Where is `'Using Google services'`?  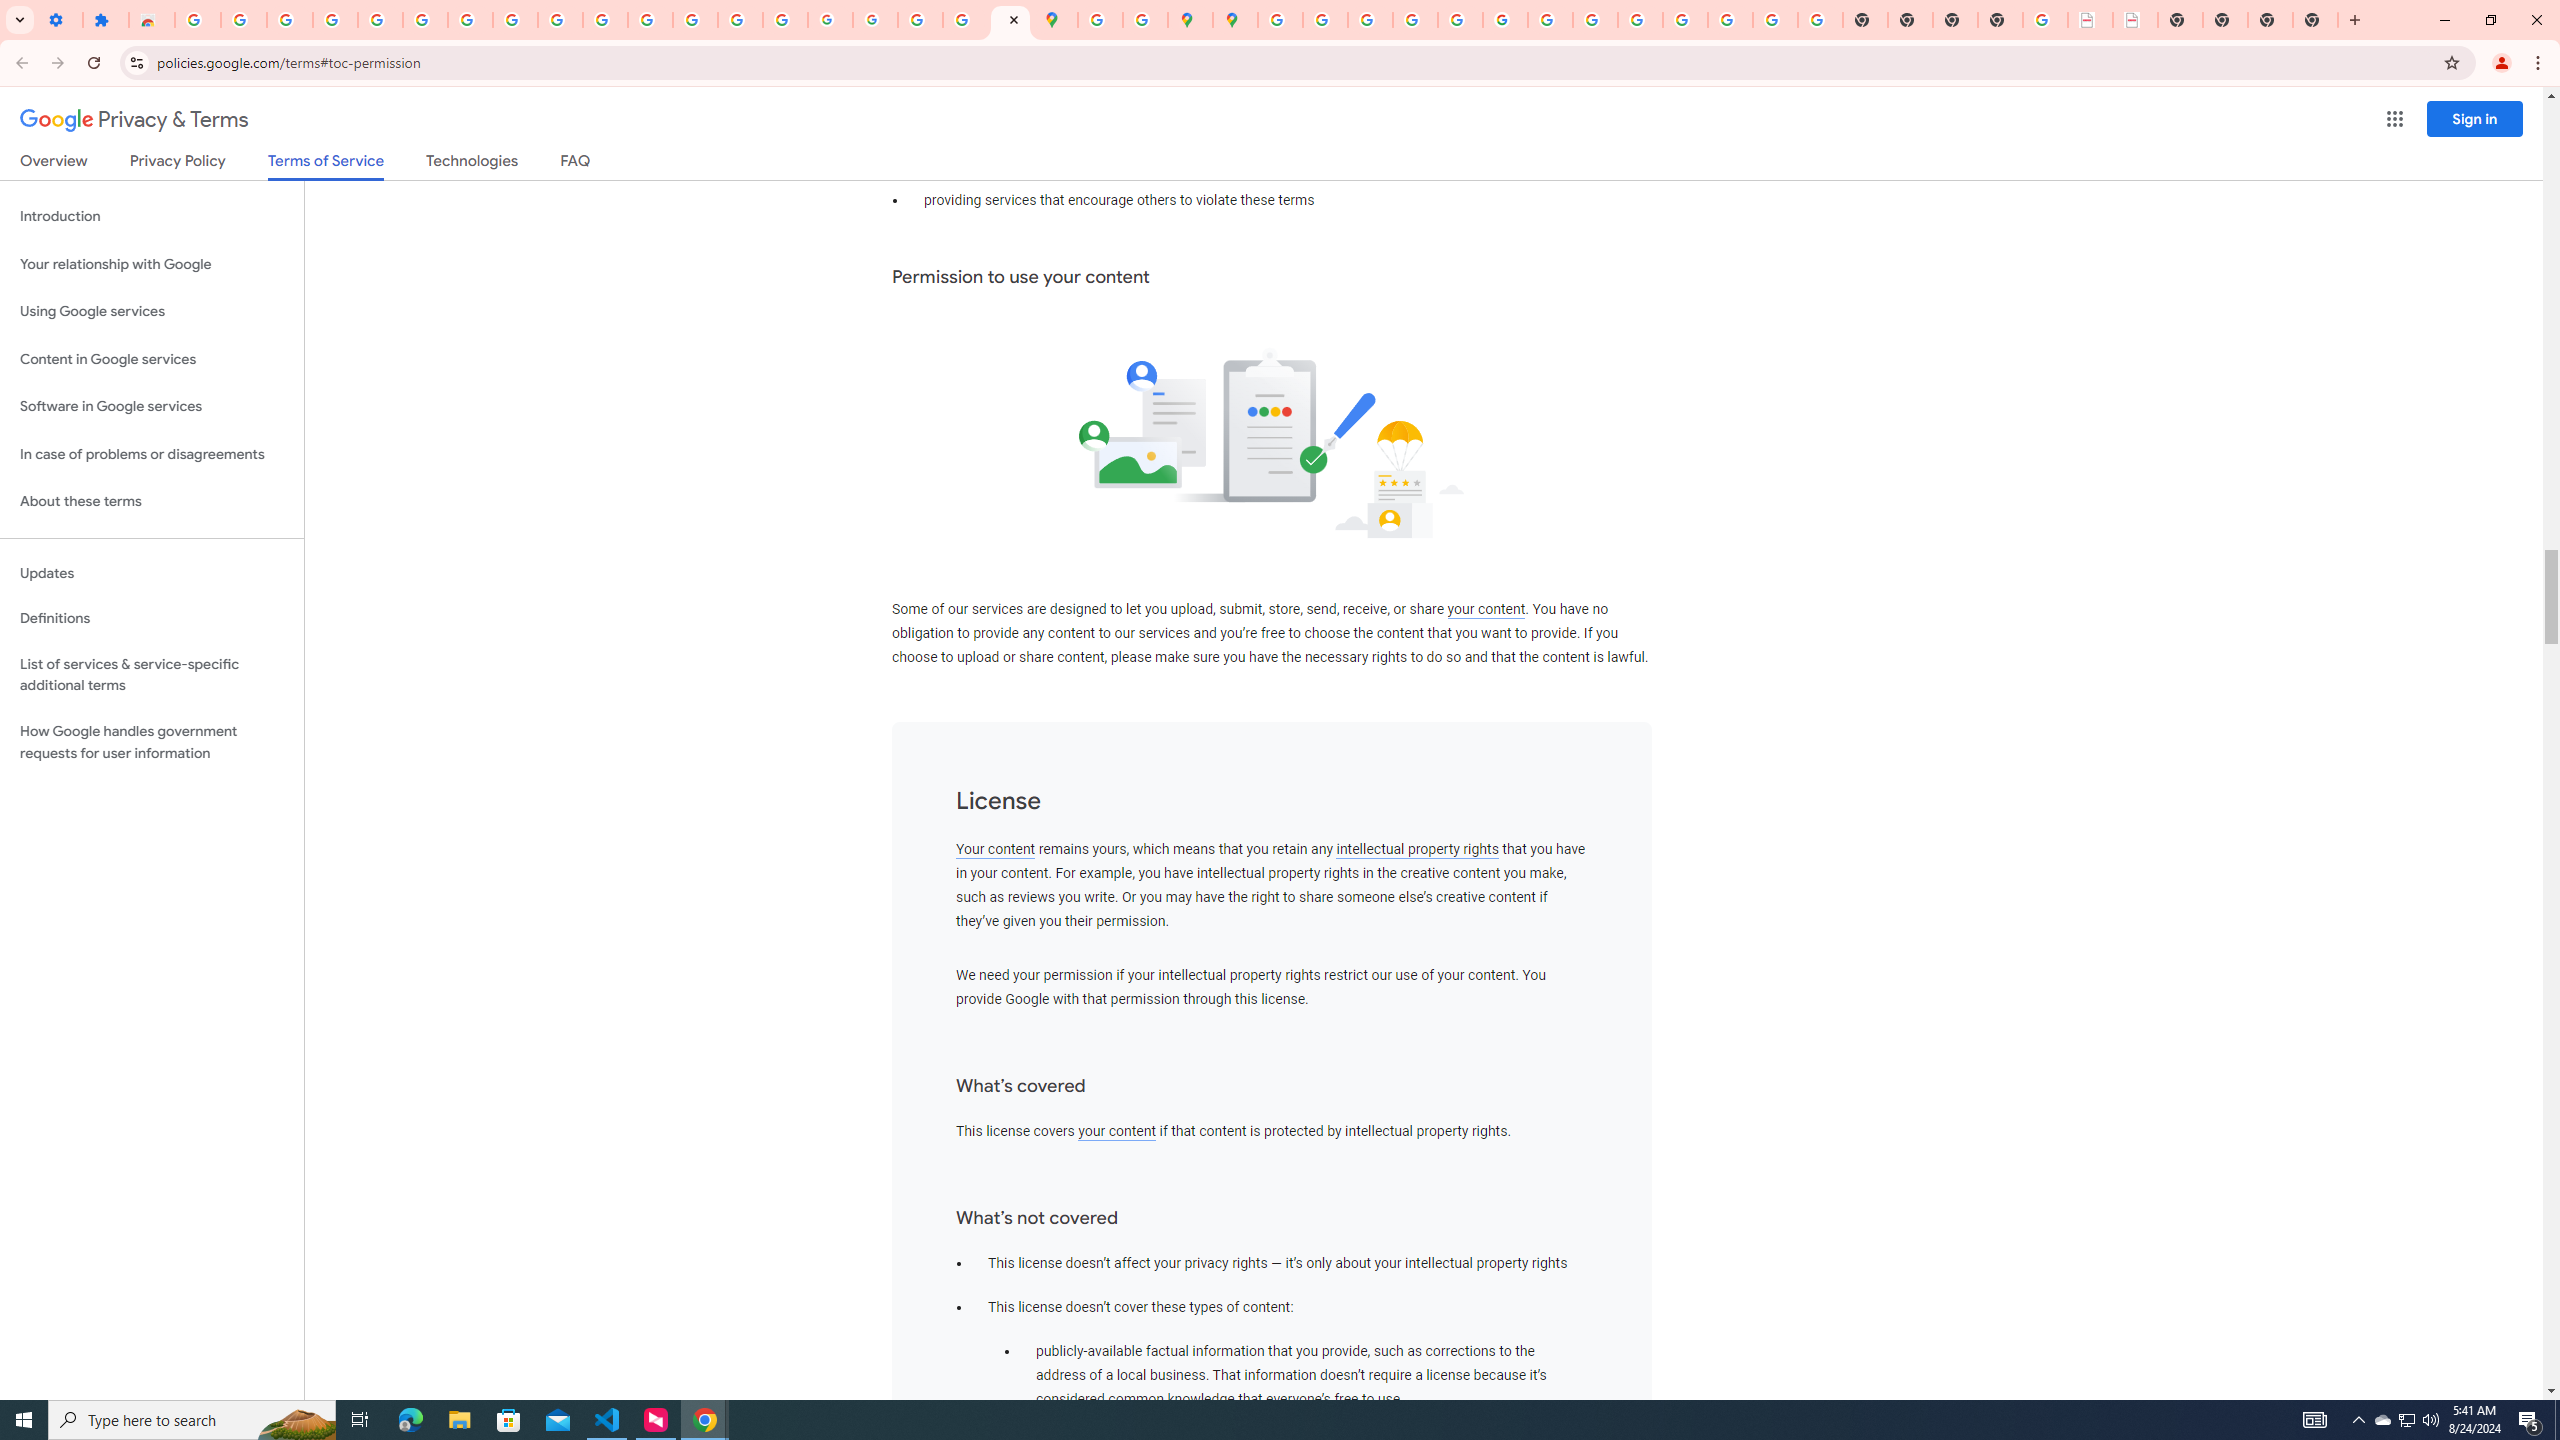
'Using Google services' is located at coordinates (151, 310).